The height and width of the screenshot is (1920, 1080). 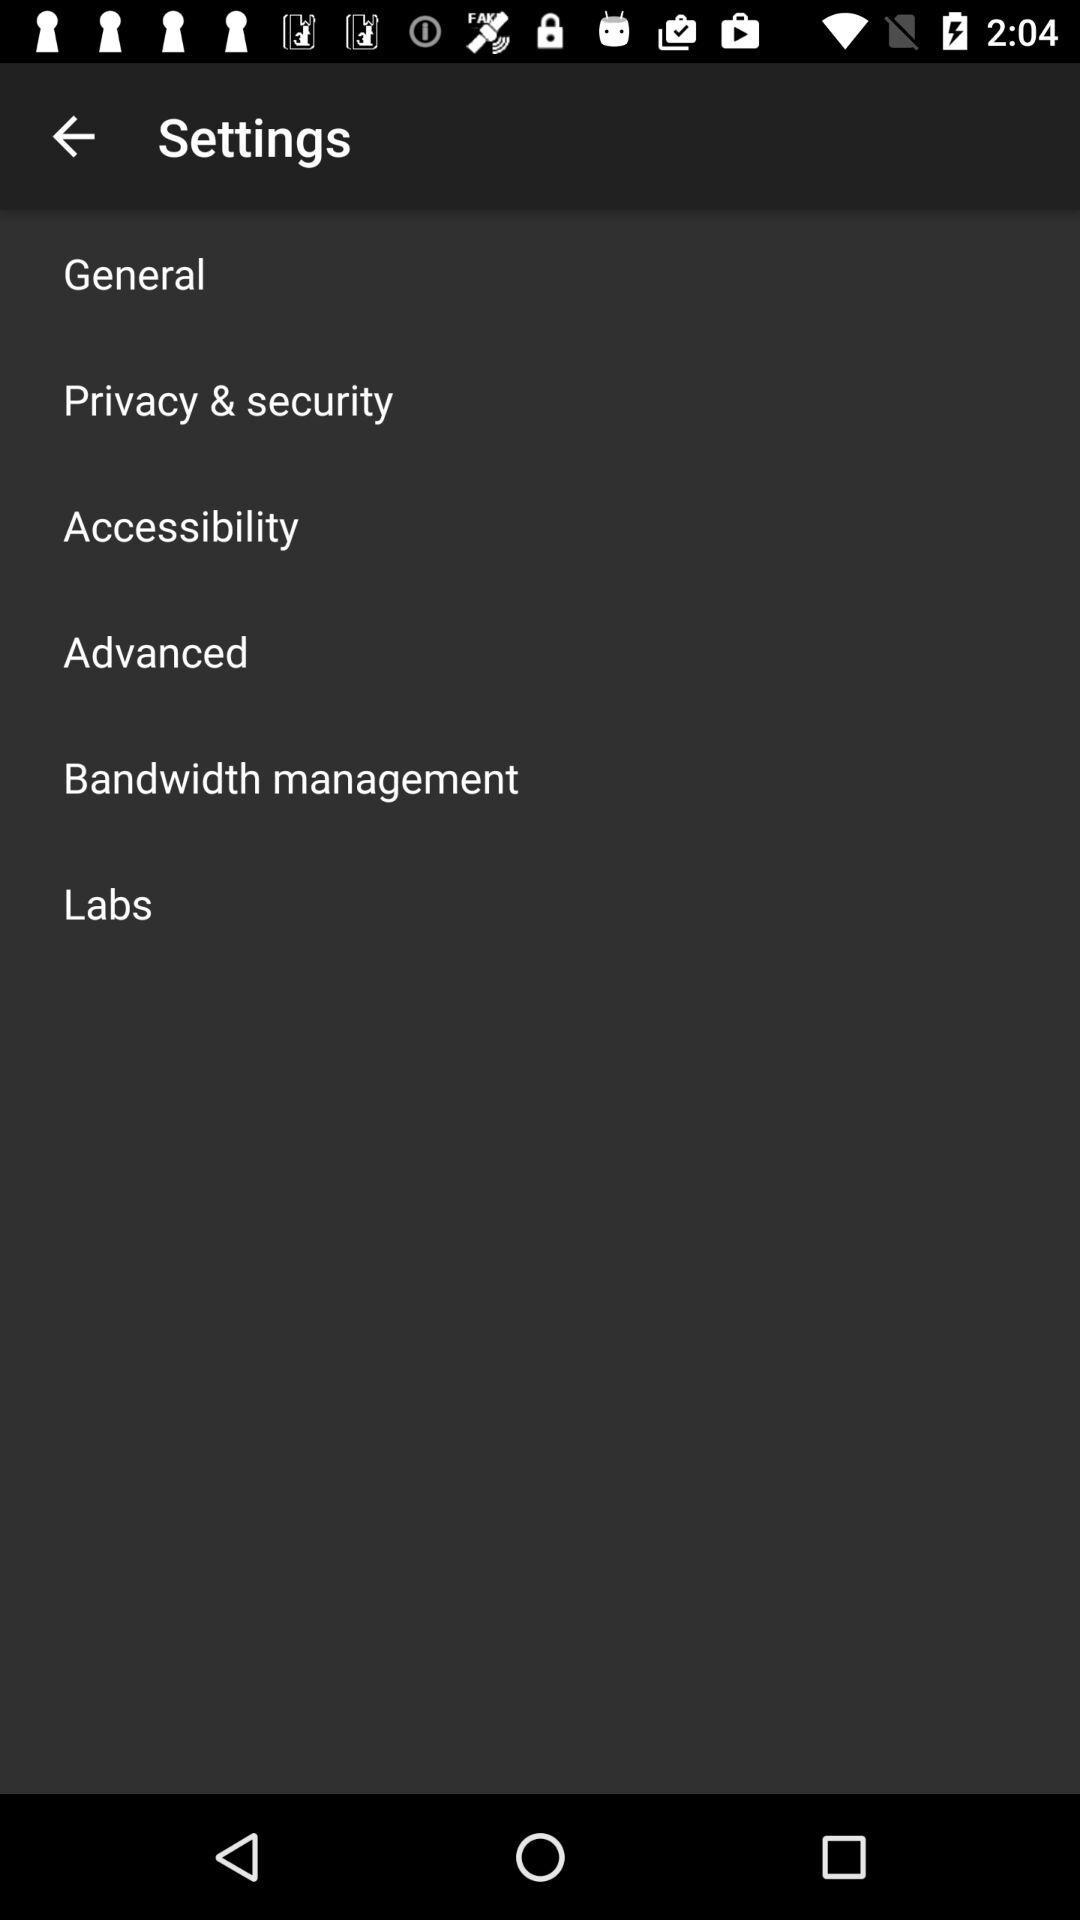 I want to click on app below the advanced, so click(x=290, y=776).